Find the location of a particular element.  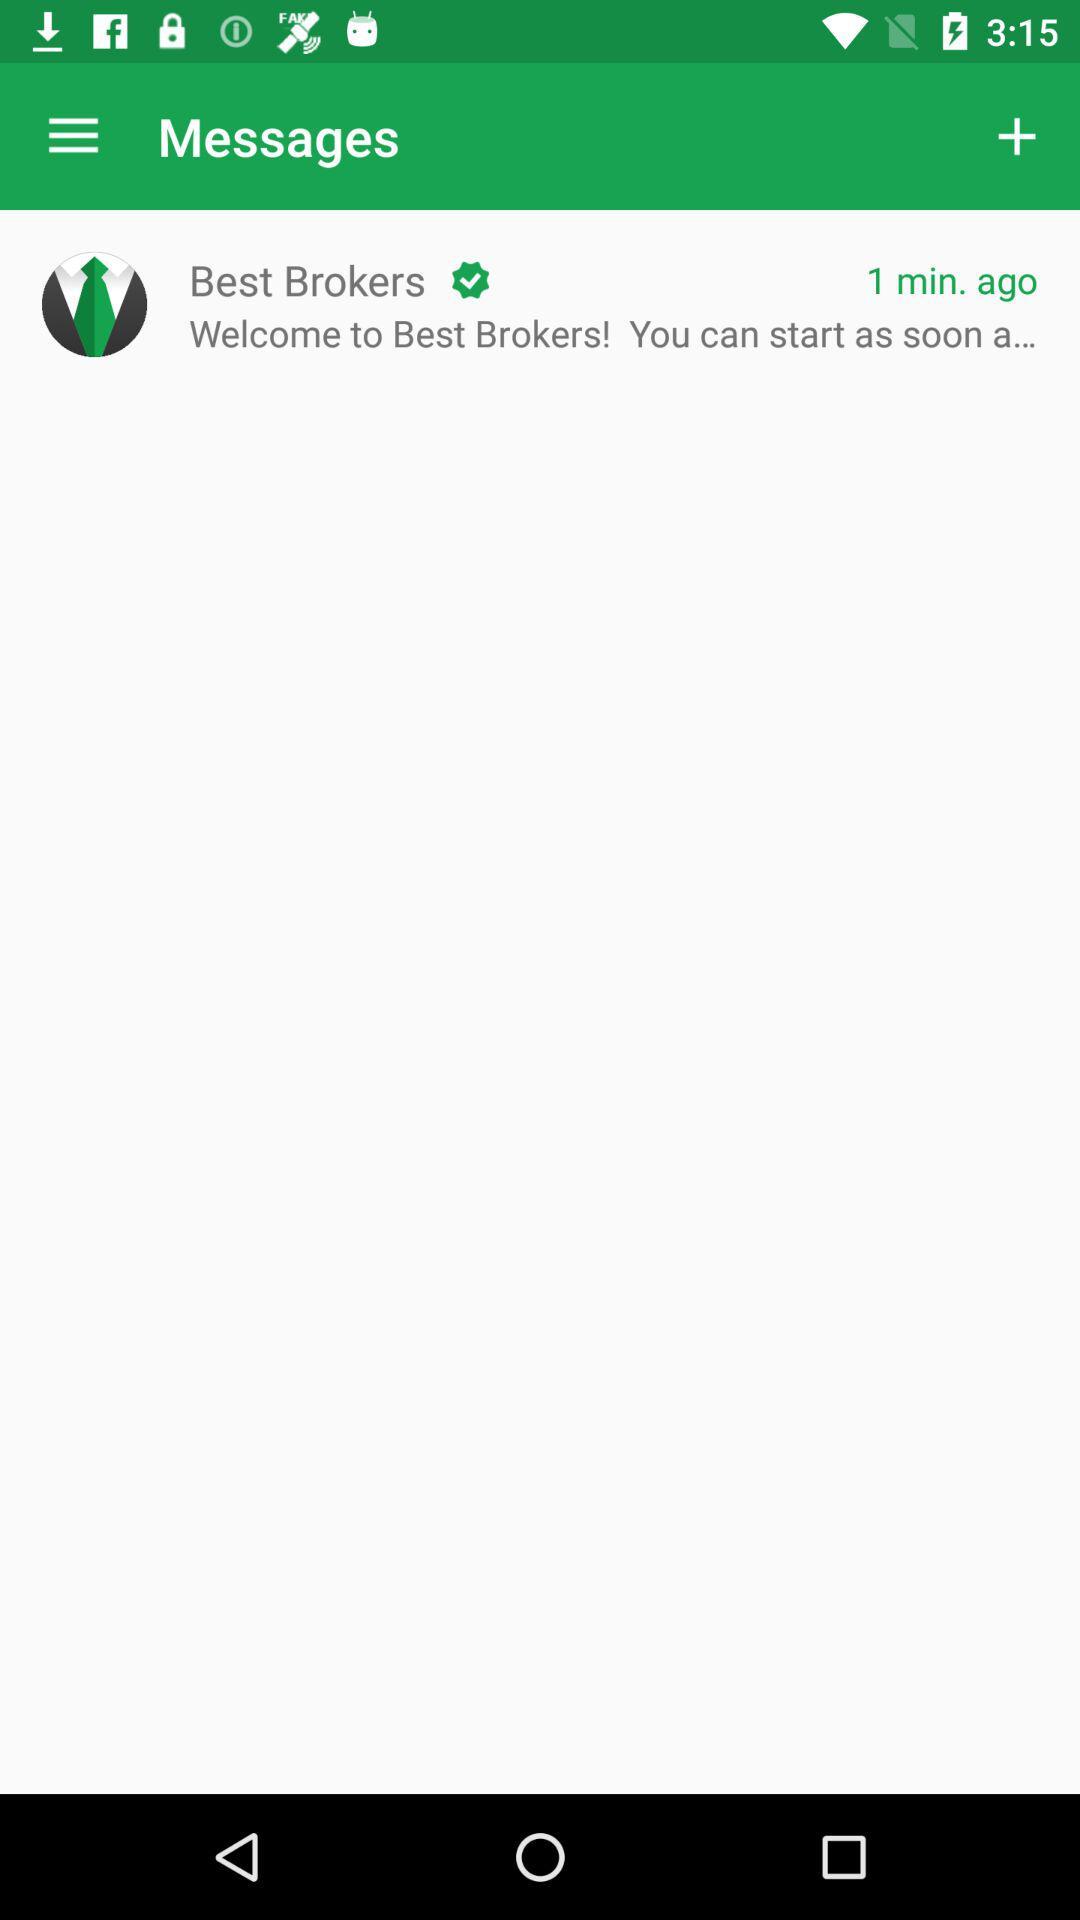

the app to the left of the messages item is located at coordinates (72, 135).